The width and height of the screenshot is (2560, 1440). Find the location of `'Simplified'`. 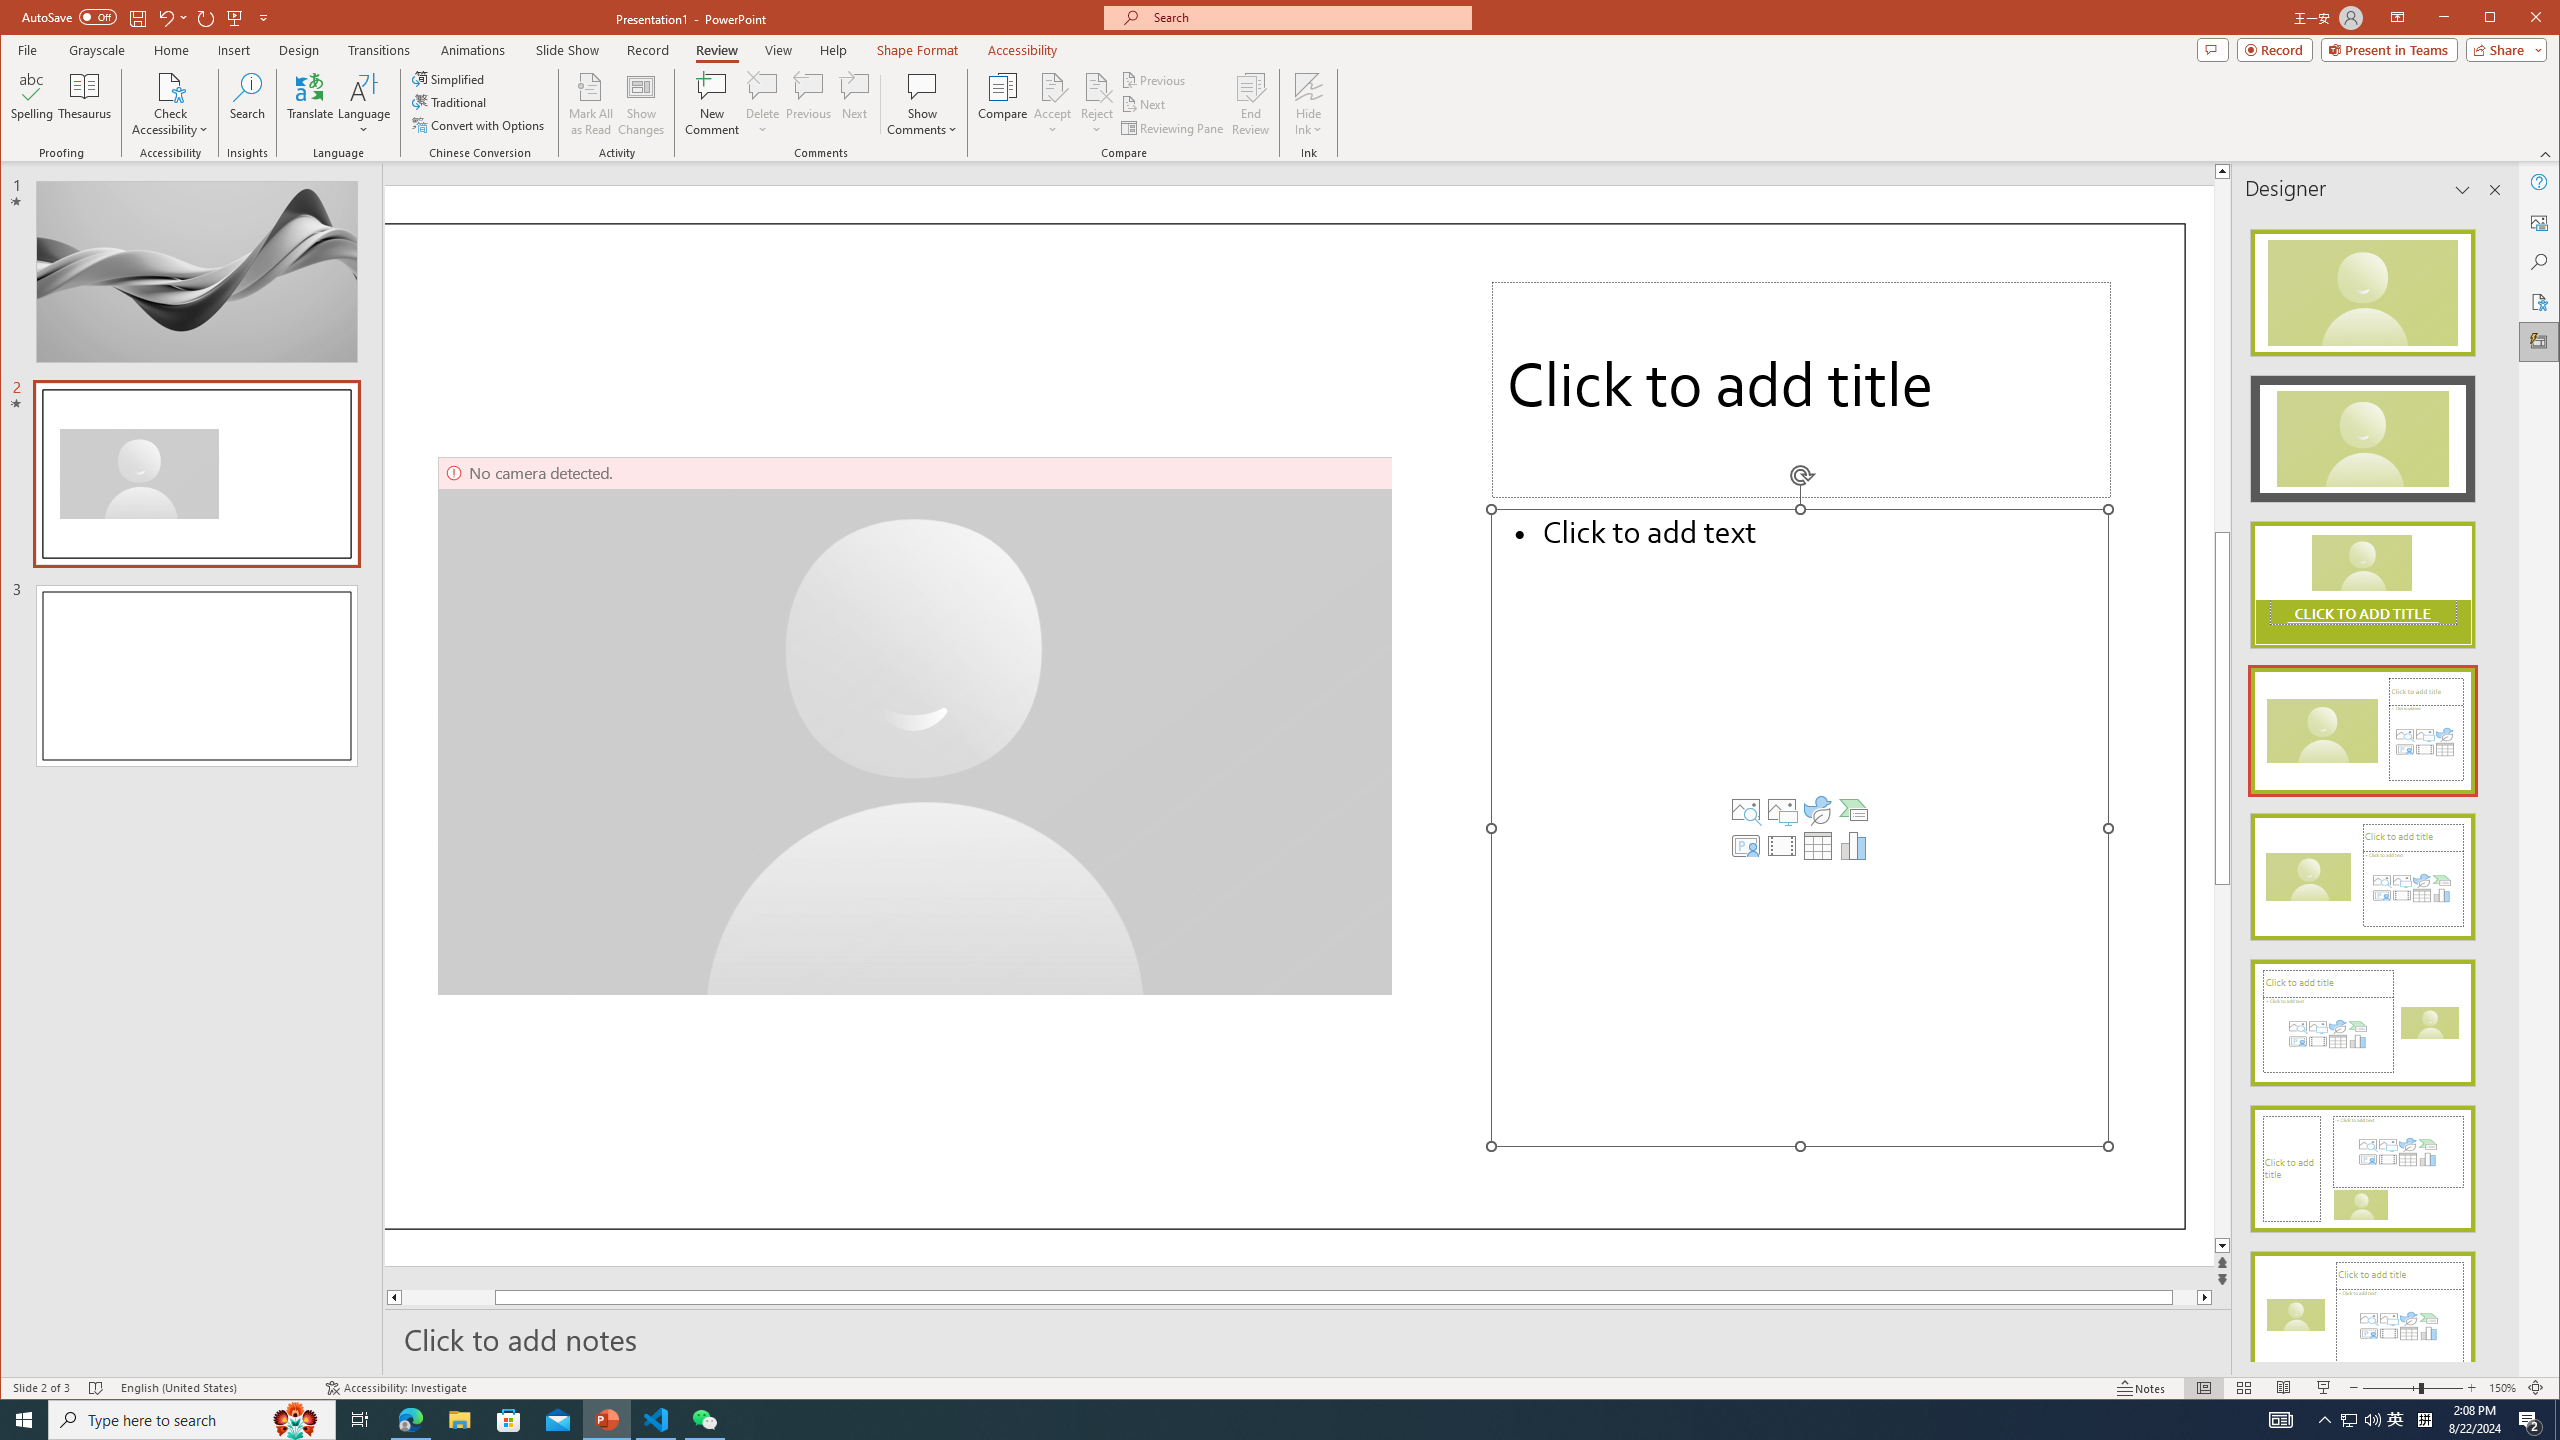

'Simplified' is located at coordinates (449, 78).